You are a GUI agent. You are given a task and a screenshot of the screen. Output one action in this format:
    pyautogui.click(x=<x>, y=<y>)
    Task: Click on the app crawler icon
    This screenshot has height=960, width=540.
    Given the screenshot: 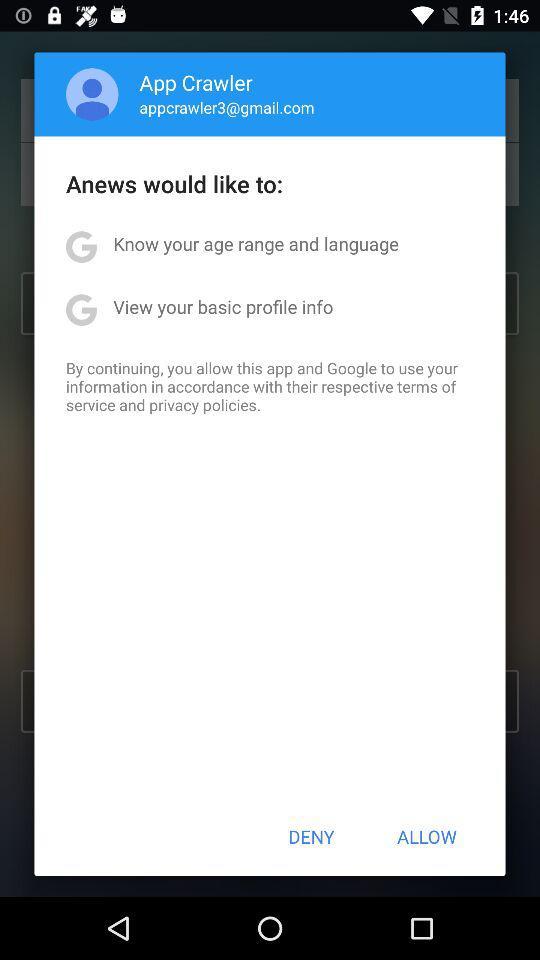 What is the action you would take?
    pyautogui.click(x=196, y=82)
    